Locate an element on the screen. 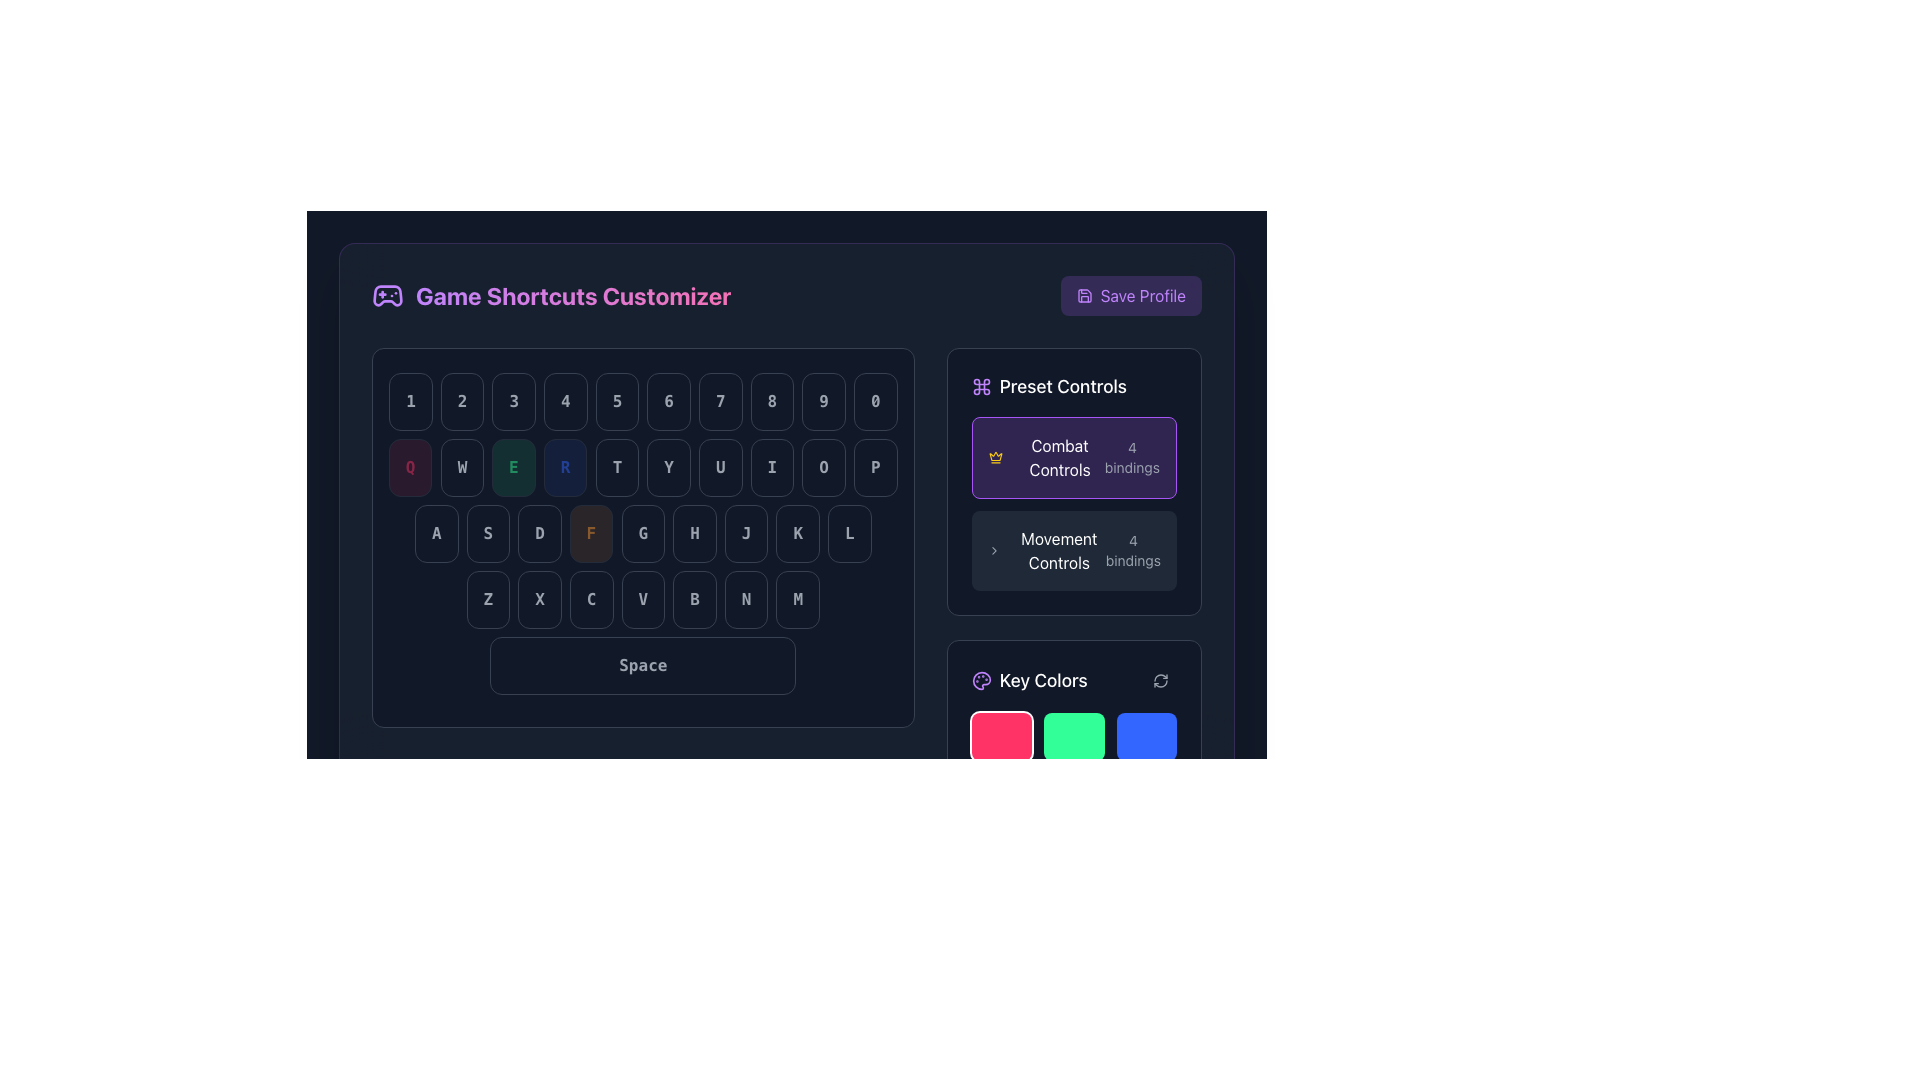 This screenshot has height=1080, width=1920. the keyboard key labeled 'S' is located at coordinates (488, 532).